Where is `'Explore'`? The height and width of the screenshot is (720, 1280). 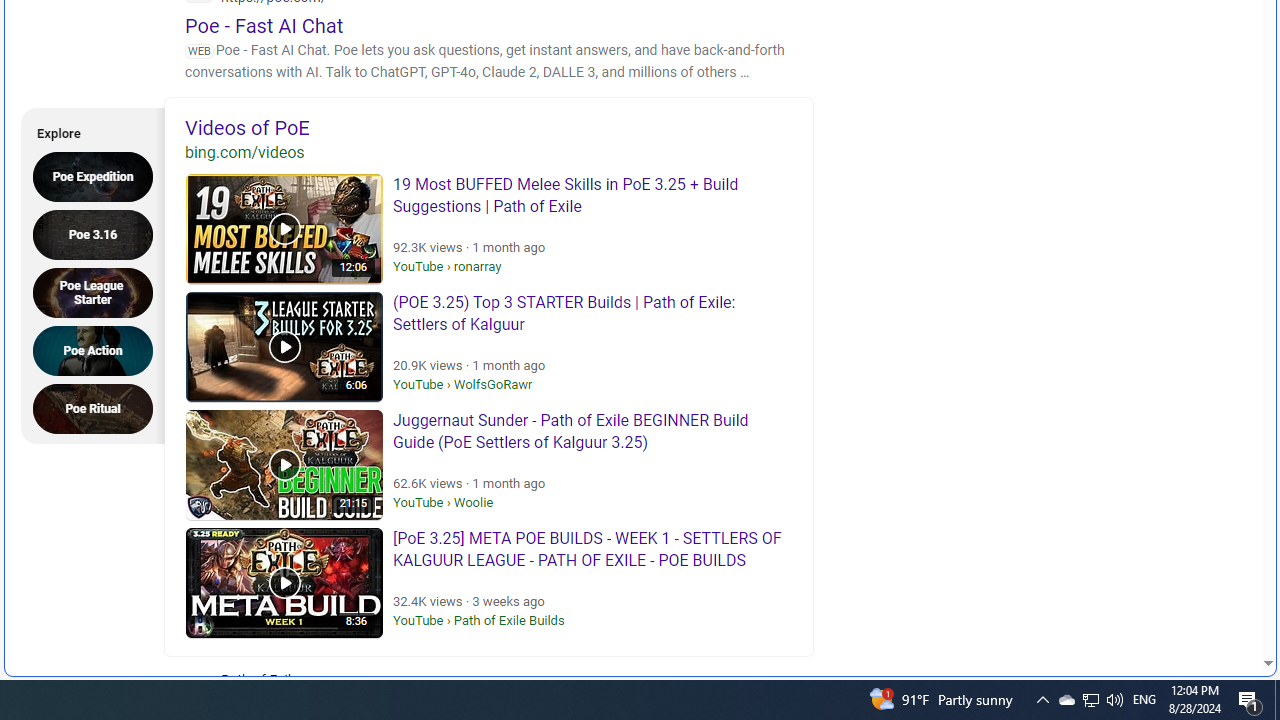 'Explore' is located at coordinates (86, 130).